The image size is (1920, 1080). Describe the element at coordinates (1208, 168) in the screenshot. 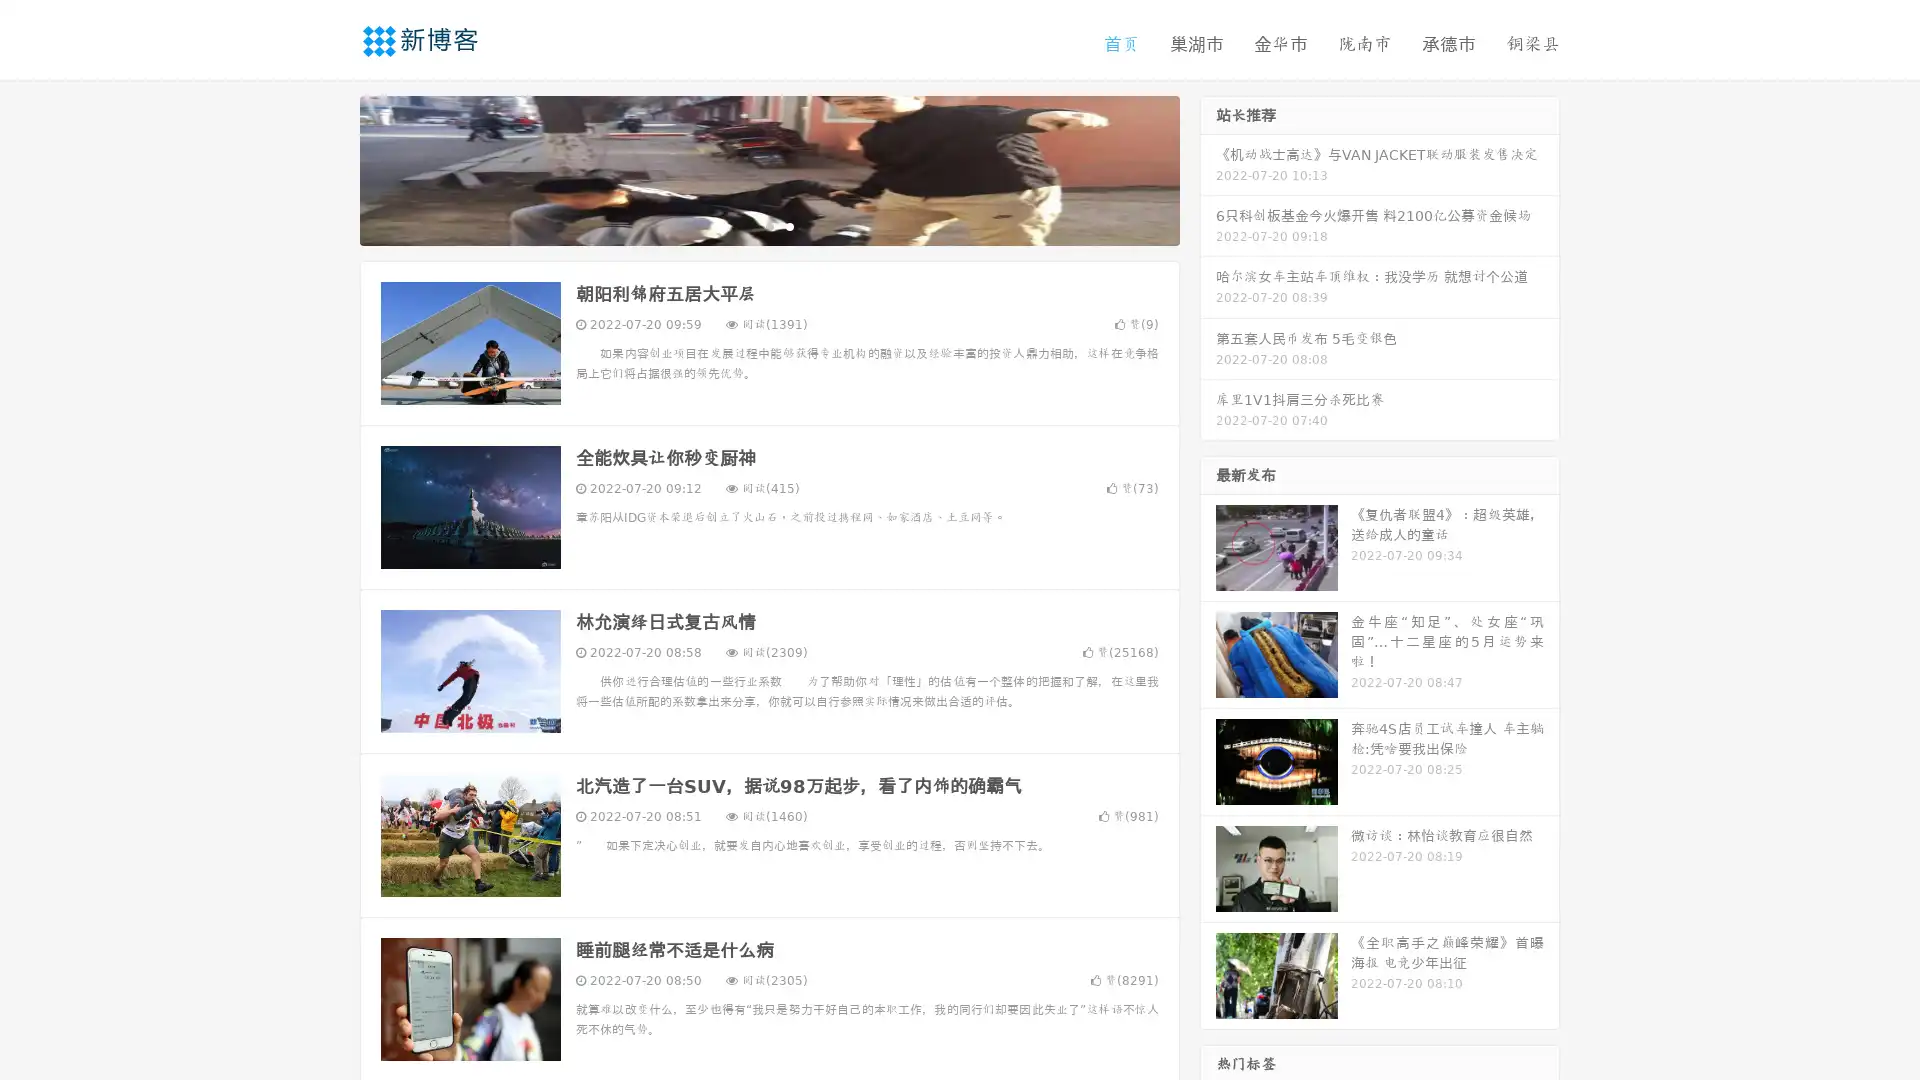

I see `Next slide` at that location.